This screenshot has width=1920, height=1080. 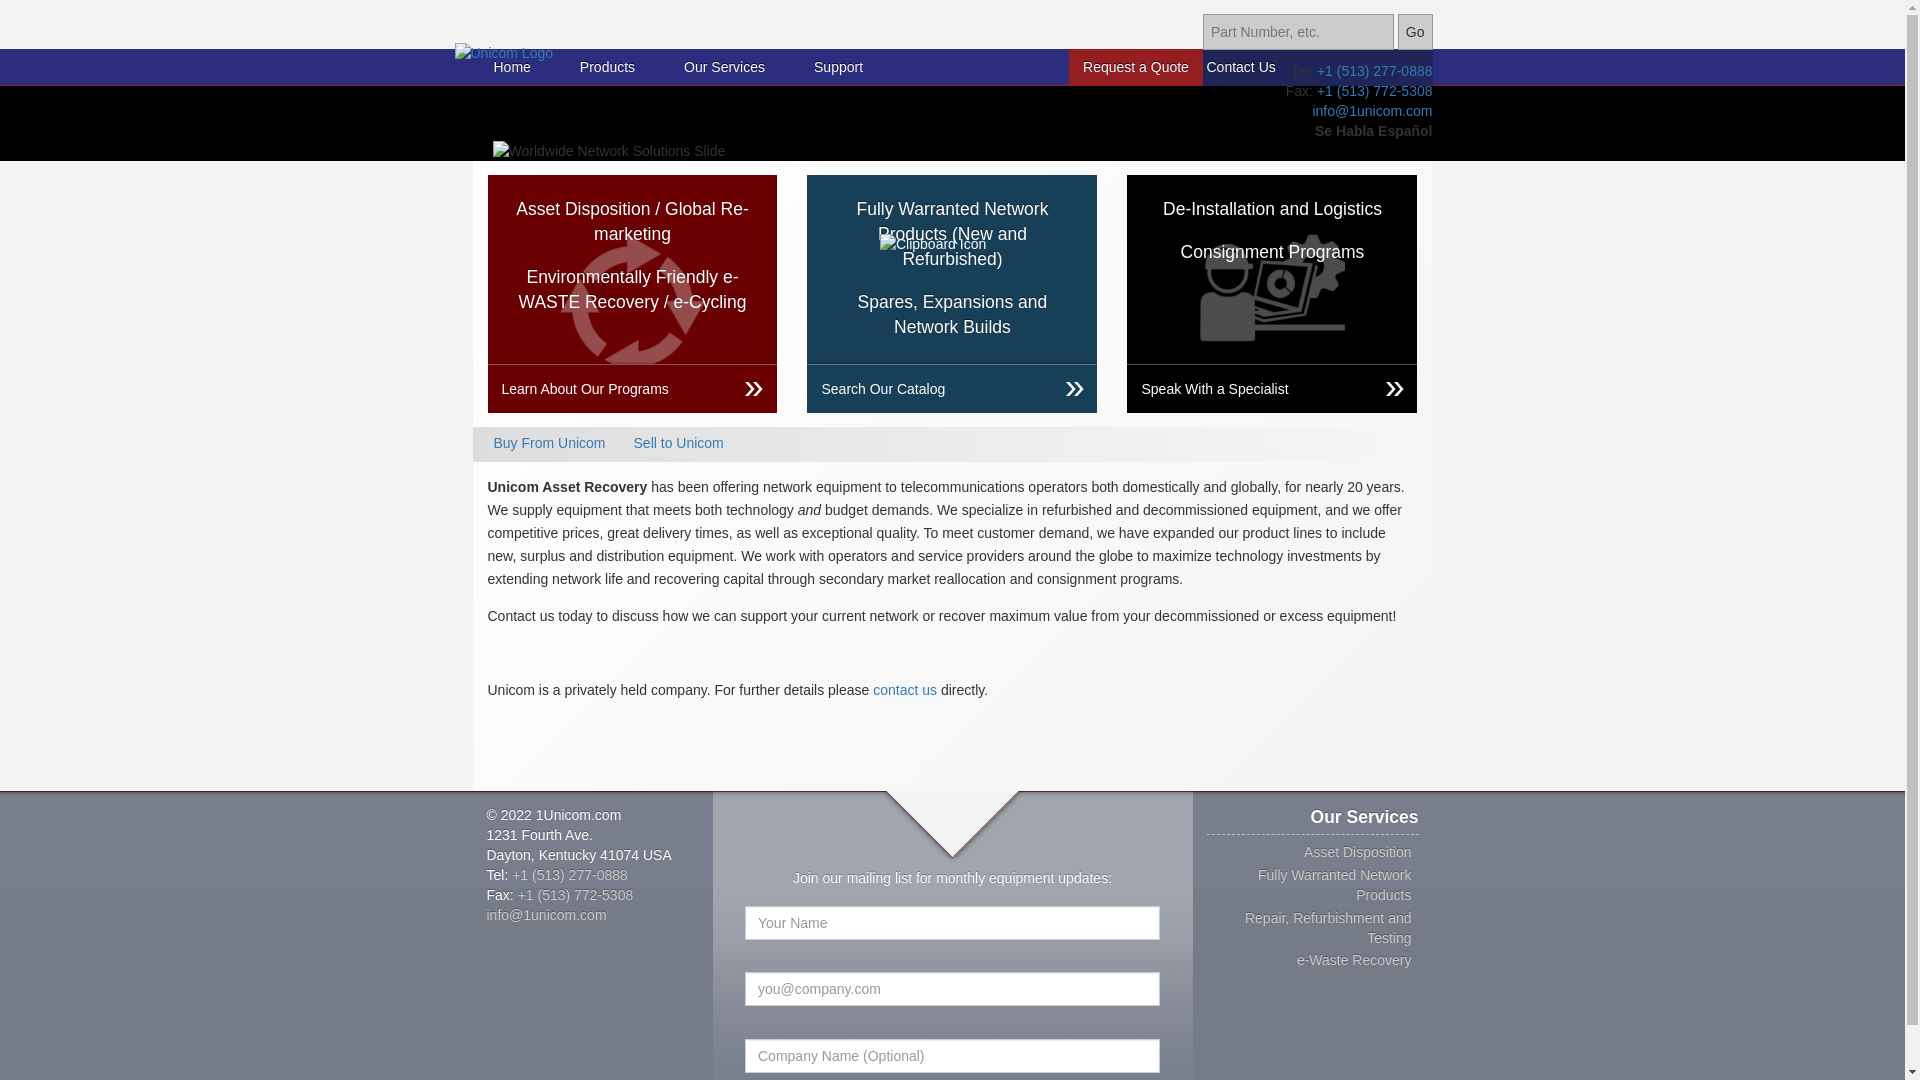 I want to click on 'Support', so click(x=838, y=65).